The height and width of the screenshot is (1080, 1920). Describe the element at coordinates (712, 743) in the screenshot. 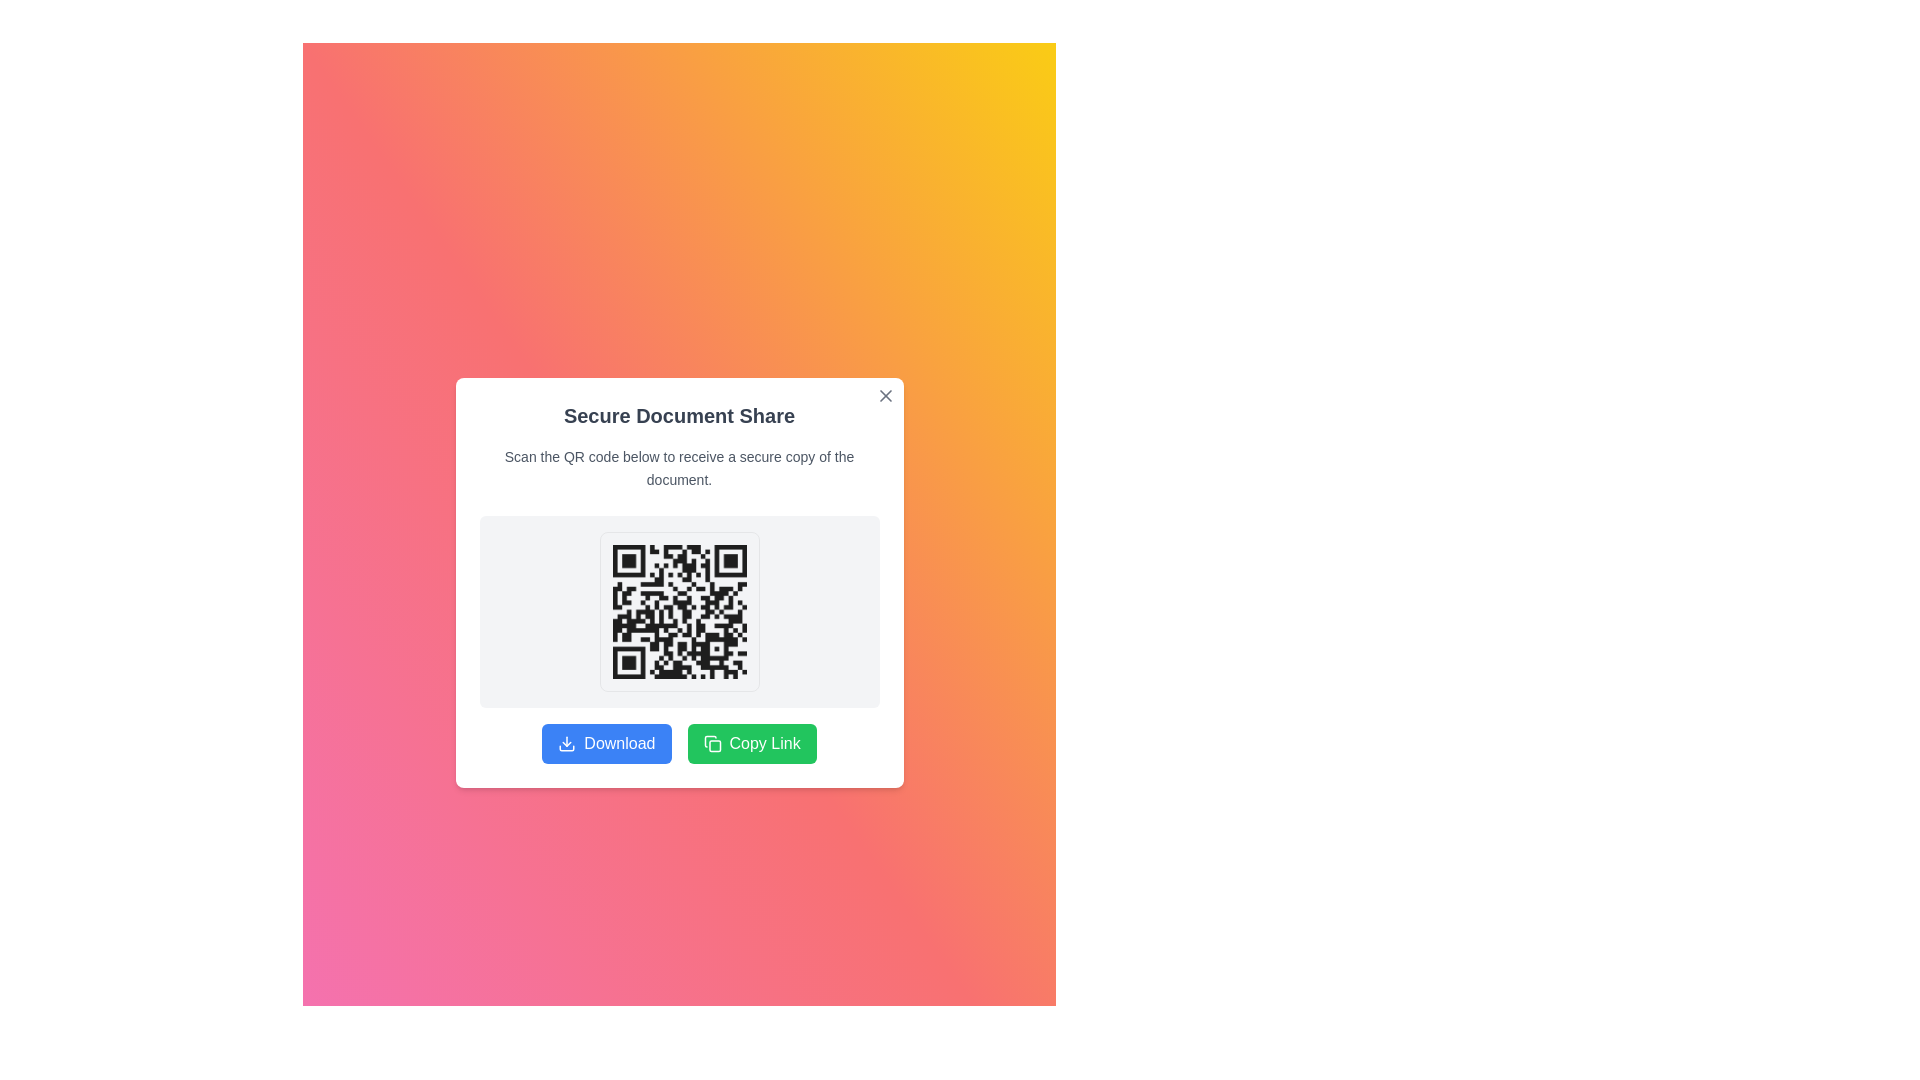

I see `the 'Copy Link' green button icon located at the bottom-right corner of the modal dialog, which is adjacent to the blue 'Download' button` at that location.